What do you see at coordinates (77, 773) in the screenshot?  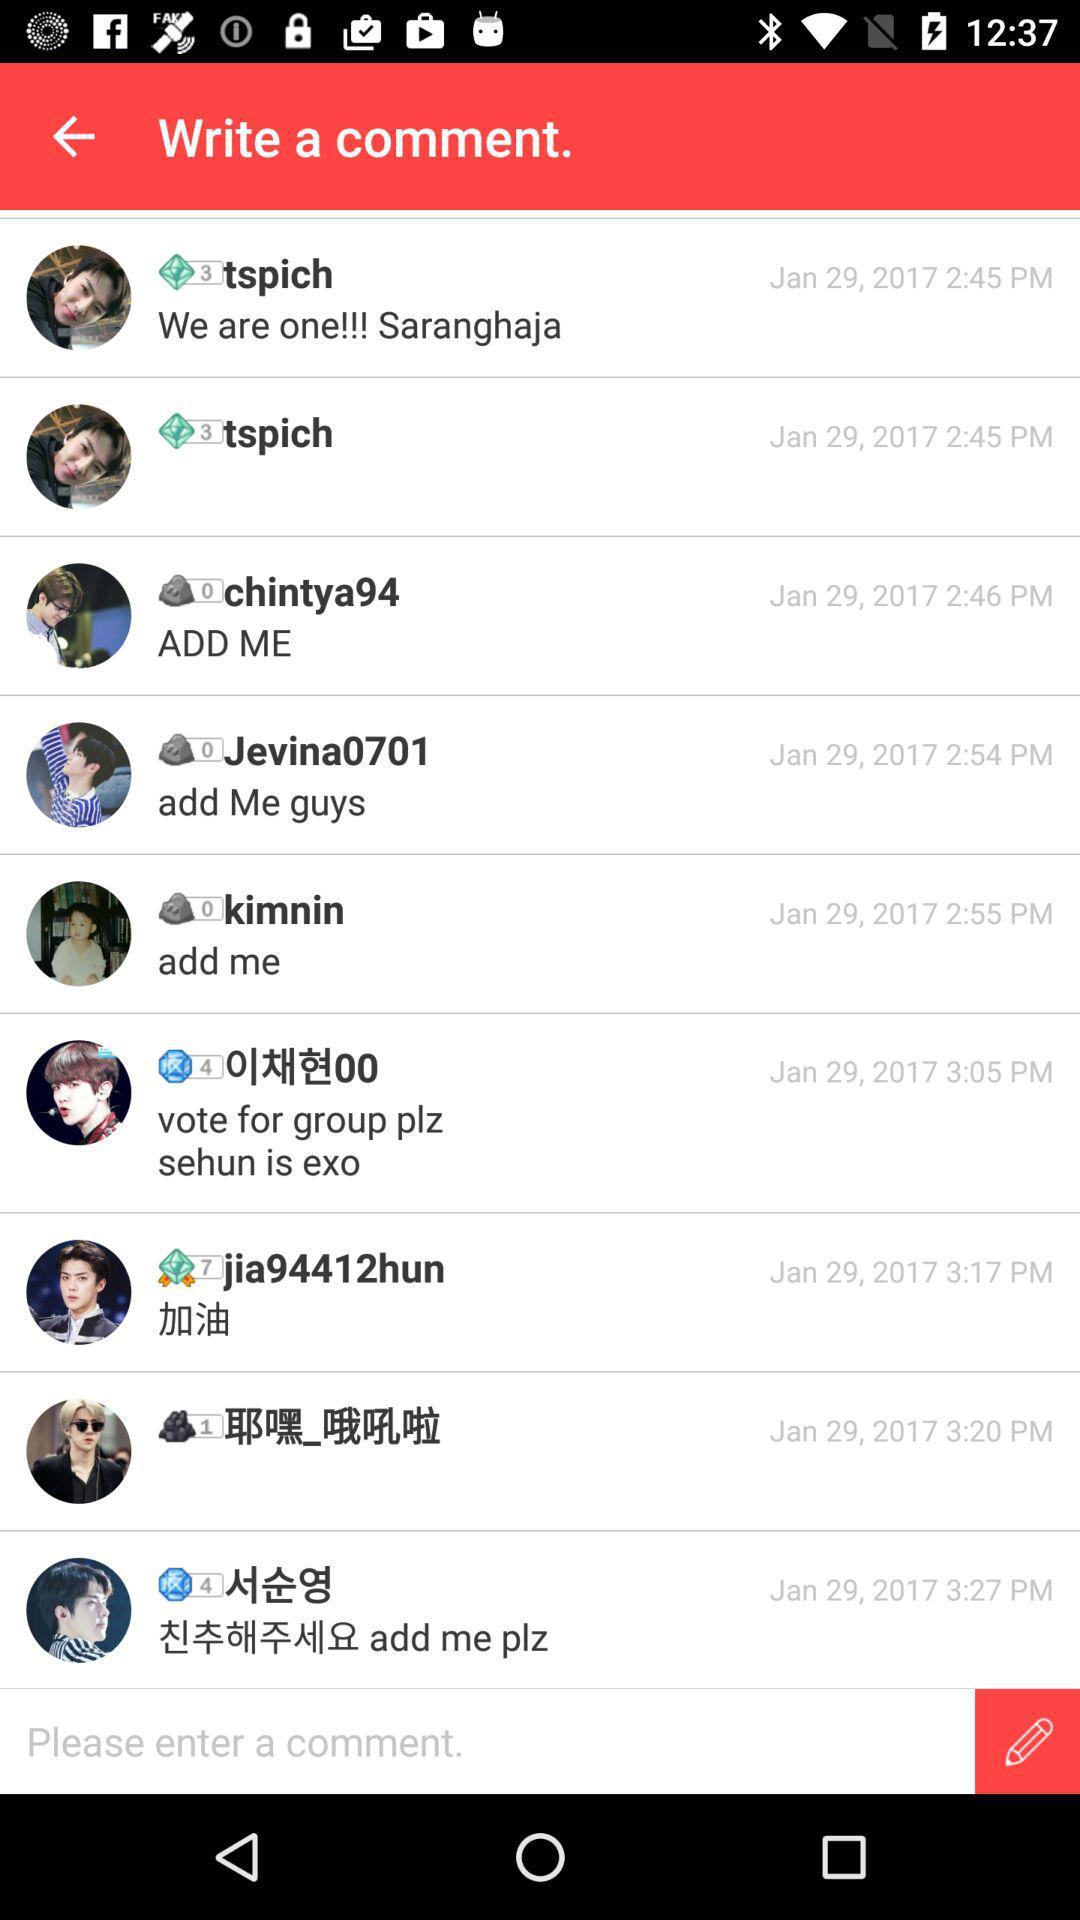 I see `profile of user` at bounding box center [77, 773].